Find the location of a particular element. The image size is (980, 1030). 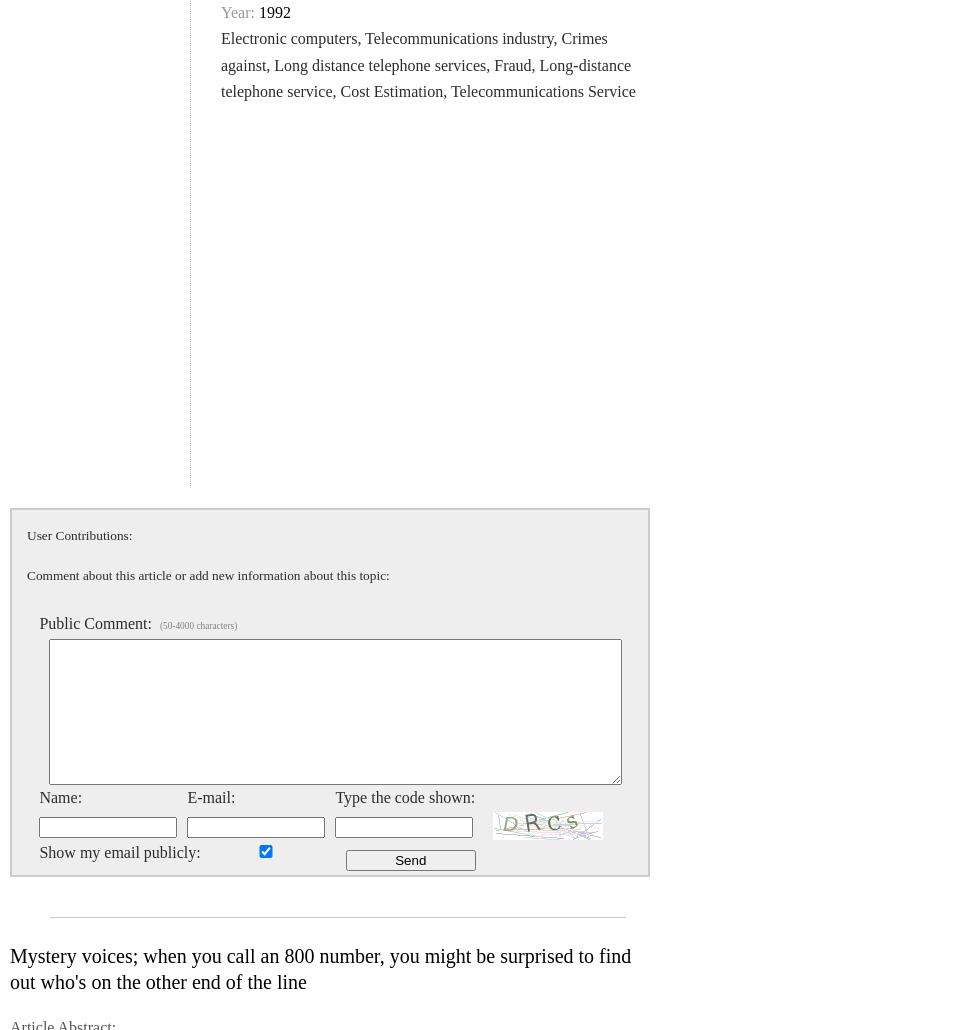

'Electronic computers, Telecommunications industry, Crimes against, Long distance telephone services, Fraud, Long-distance telephone service, Cost Estimation, Telecommunications Service' is located at coordinates (427, 64).